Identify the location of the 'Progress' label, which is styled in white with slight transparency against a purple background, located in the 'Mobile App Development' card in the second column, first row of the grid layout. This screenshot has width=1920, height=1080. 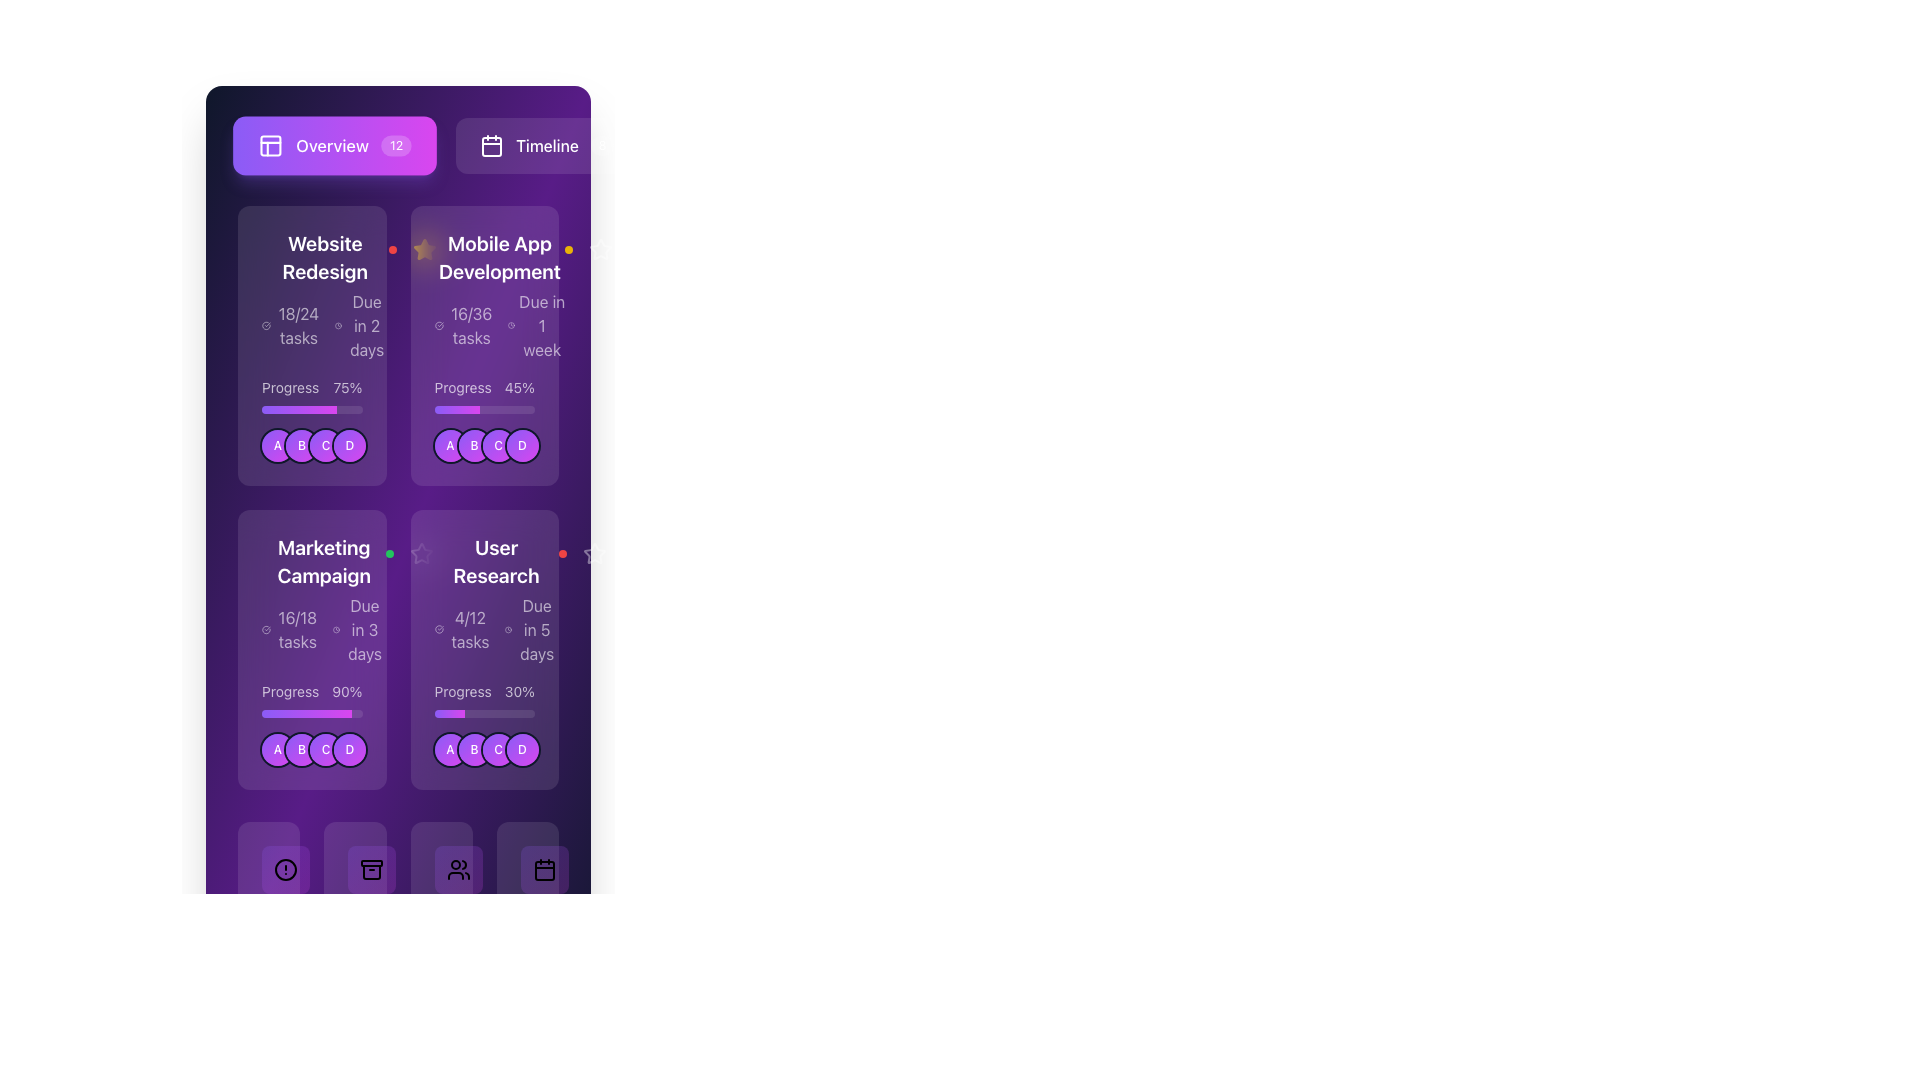
(462, 388).